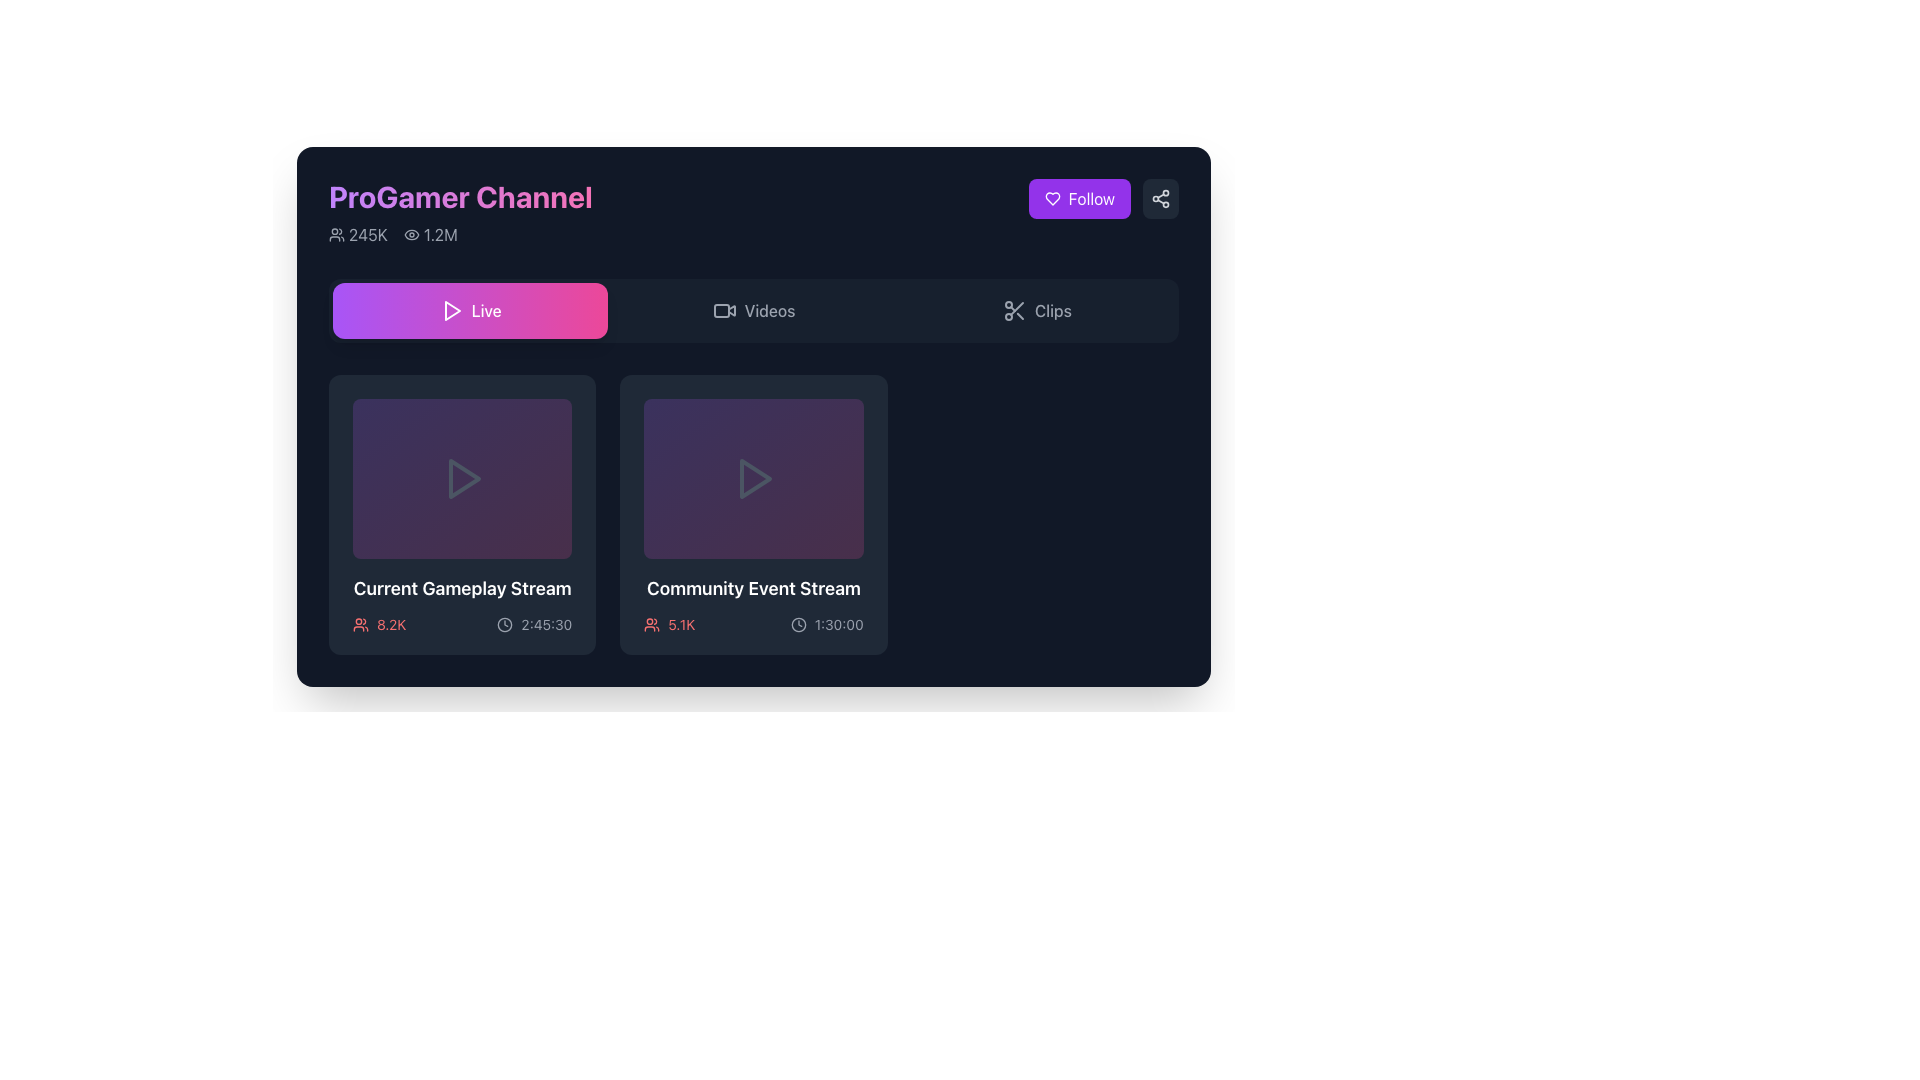 This screenshot has width=1920, height=1080. What do you see at coordinates (730, 310) in the screenshot?
I see `the video playback icon located next to the 'Videos' text in the menu bar at the top center-right of the interface` at bounding box center [730, 310].